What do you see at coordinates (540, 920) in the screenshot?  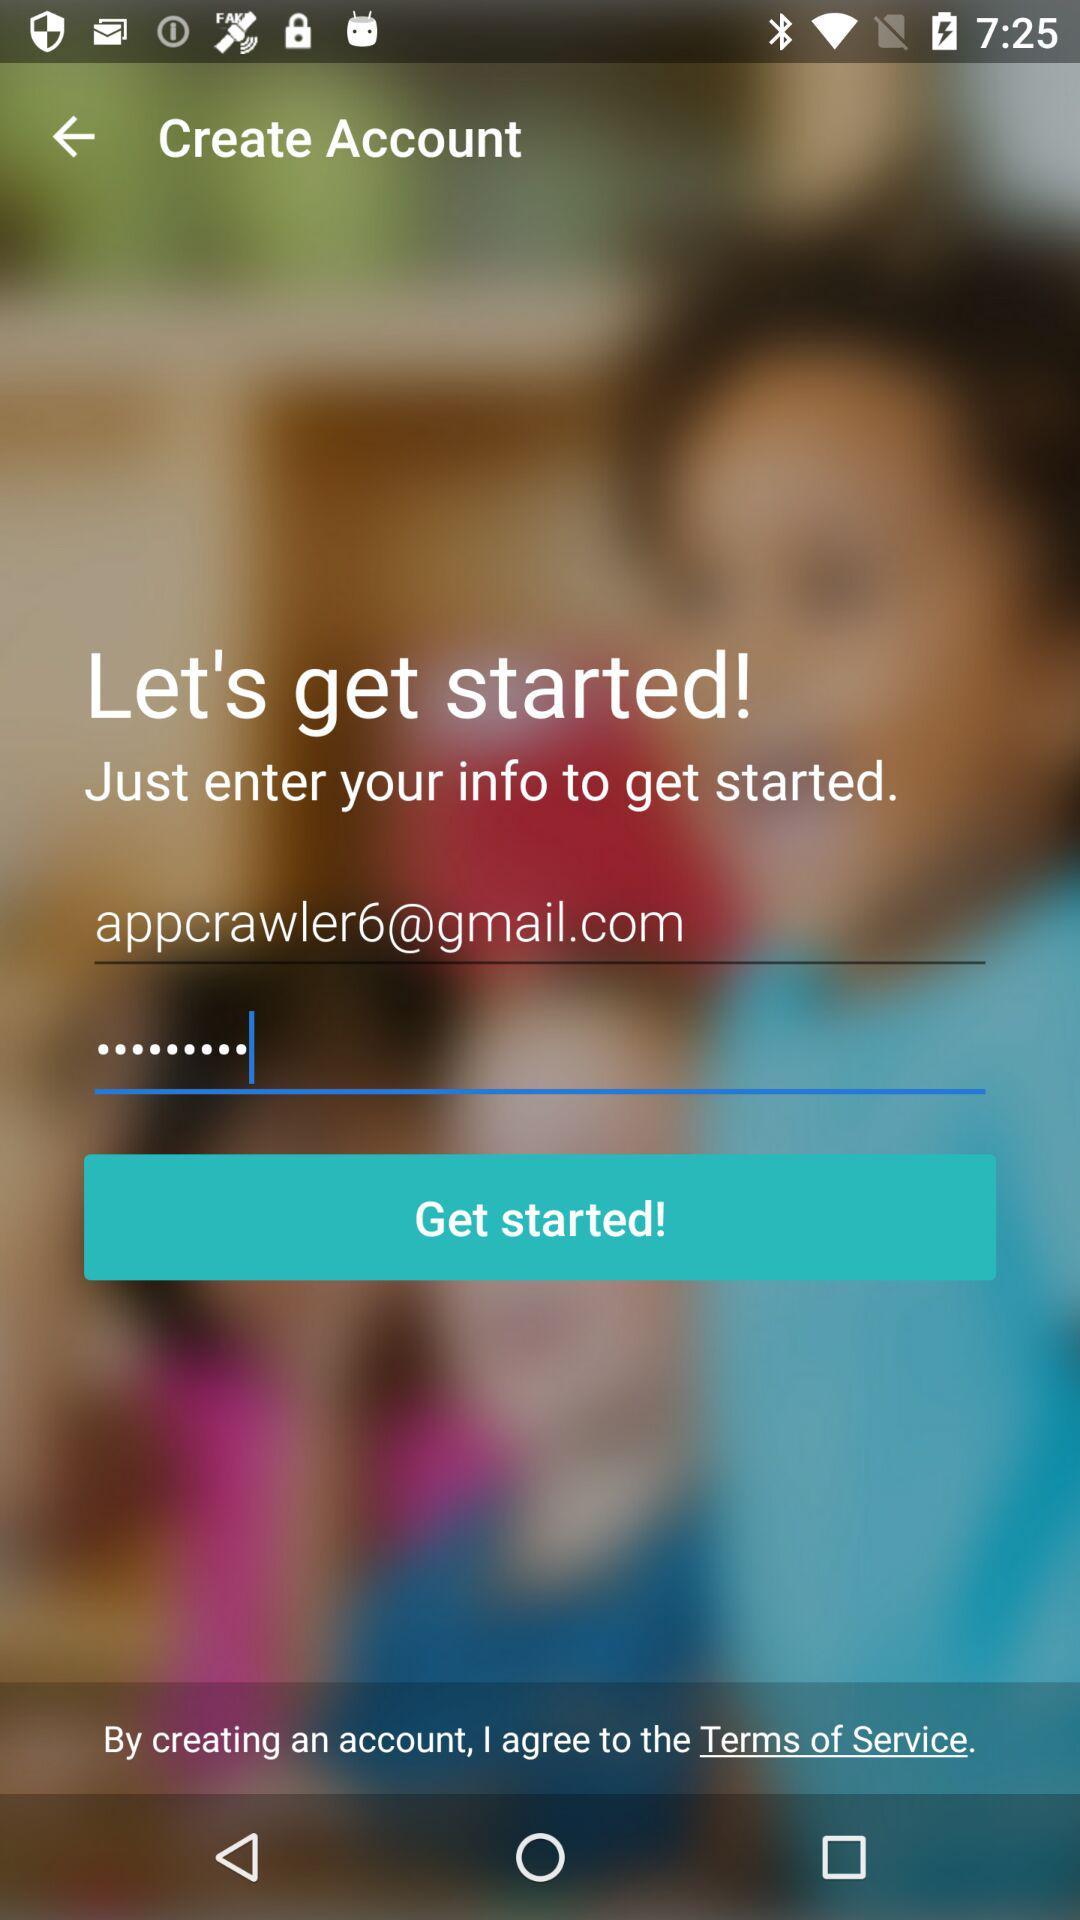 I see `the icon above the crowd3116` at bounding box center [540, 920].